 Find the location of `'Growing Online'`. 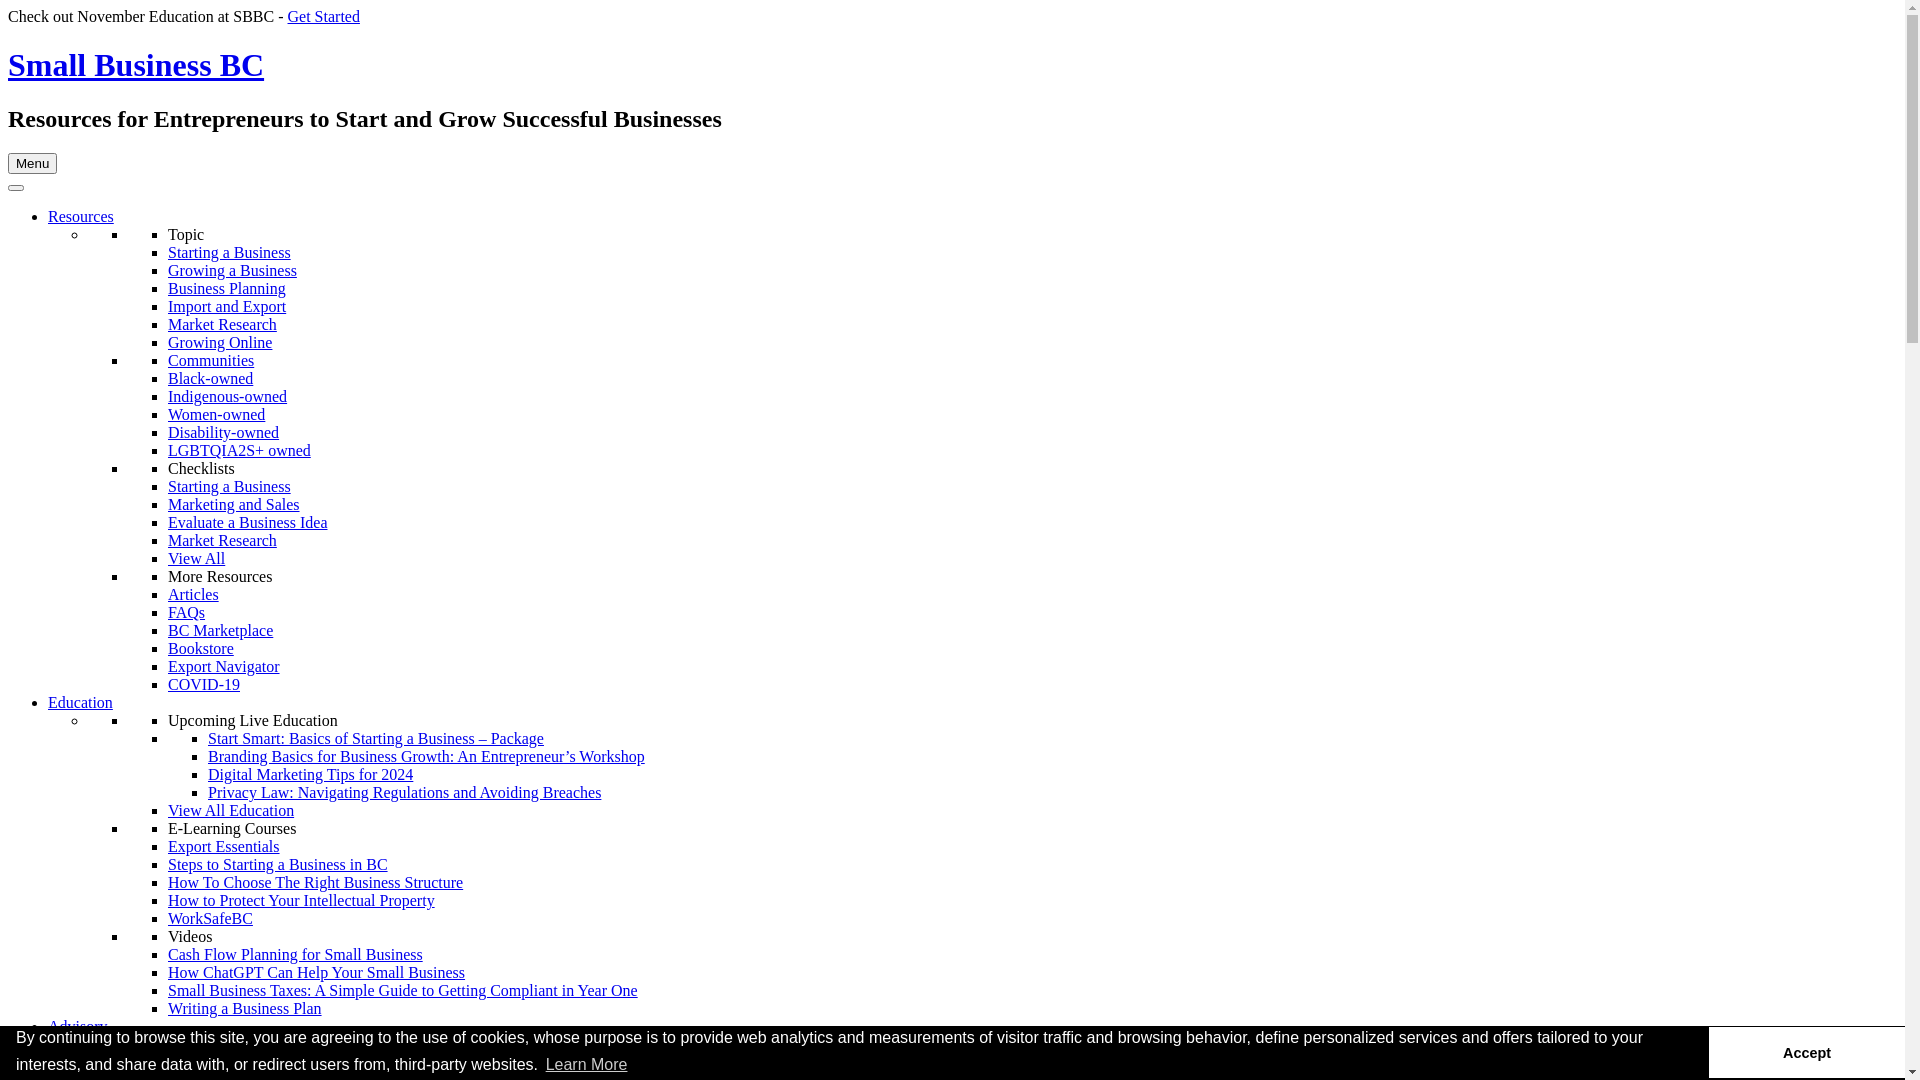

'Growing Online' is located at coordinates (220, 341).